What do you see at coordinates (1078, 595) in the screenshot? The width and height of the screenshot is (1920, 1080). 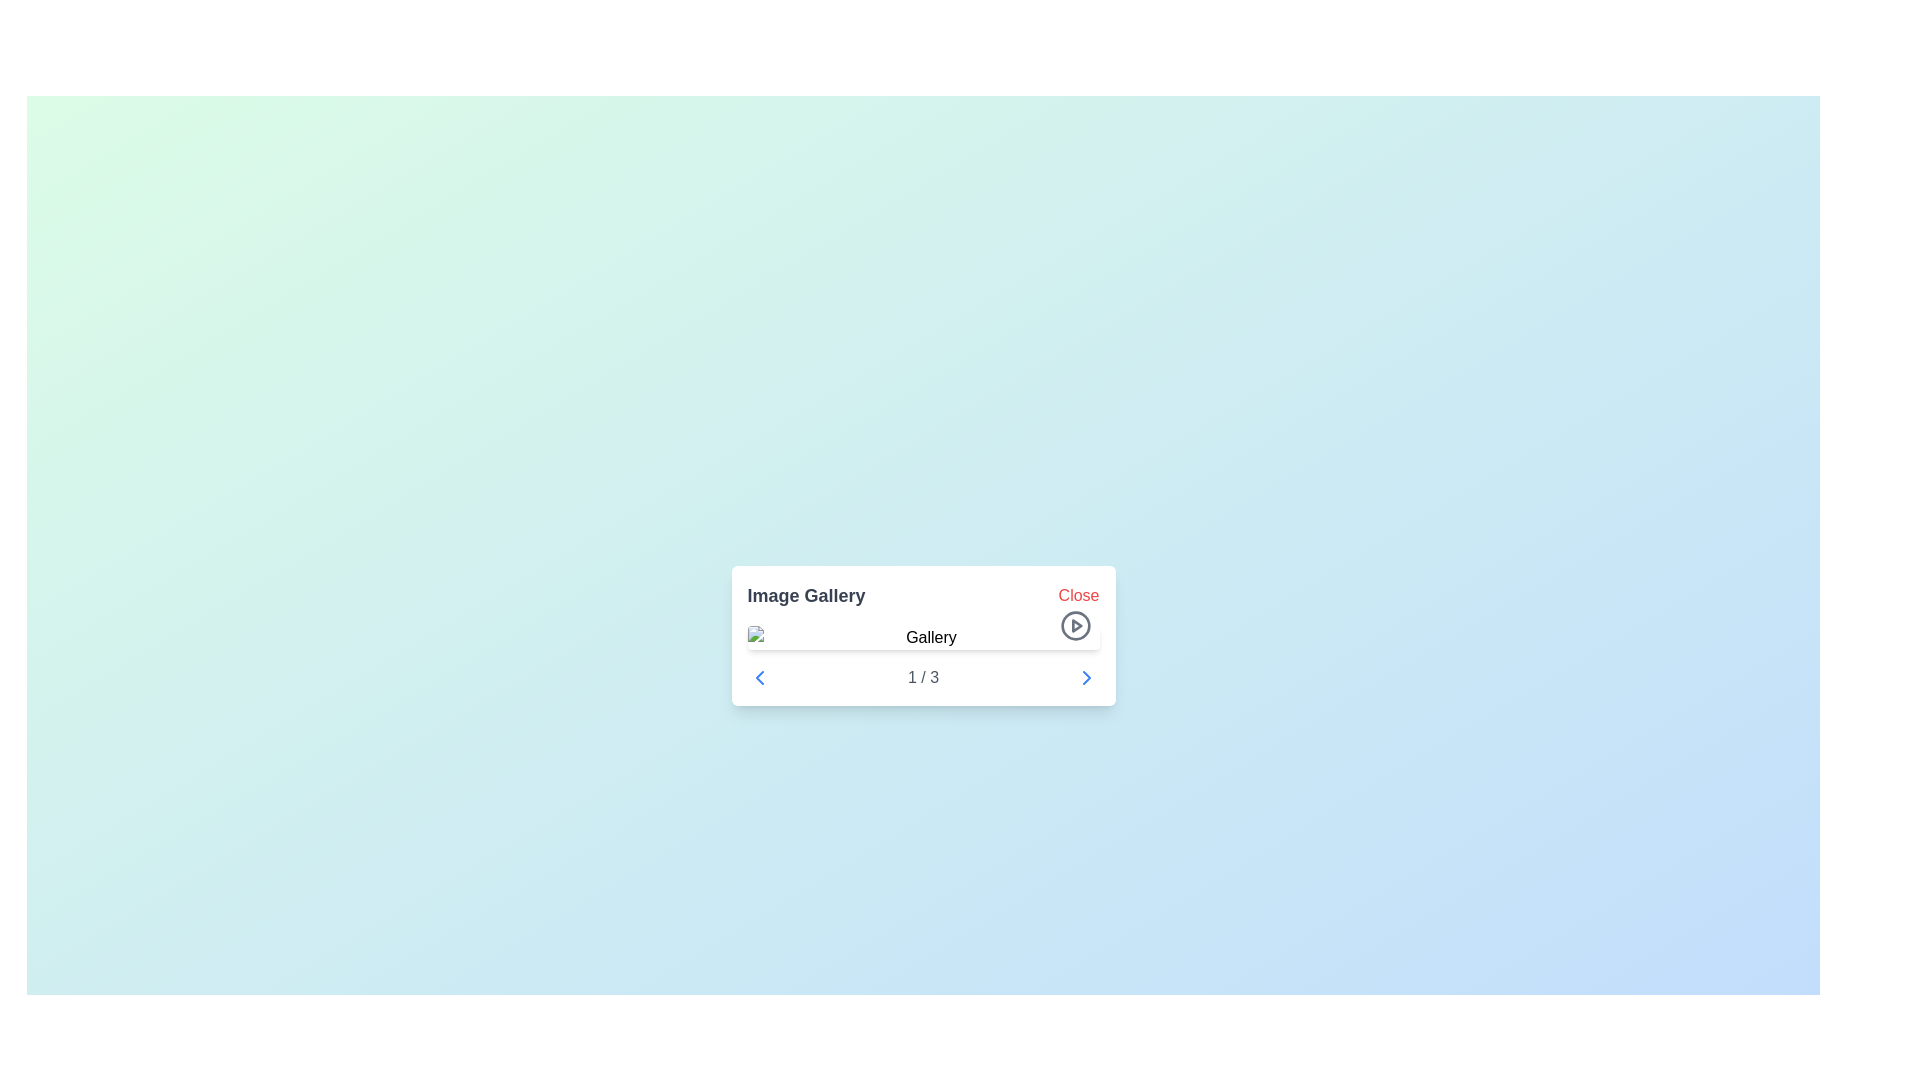 I see `the close button located at the top-right corner of the 'Image Gallery' content box` at bounding box center [1078, 595].